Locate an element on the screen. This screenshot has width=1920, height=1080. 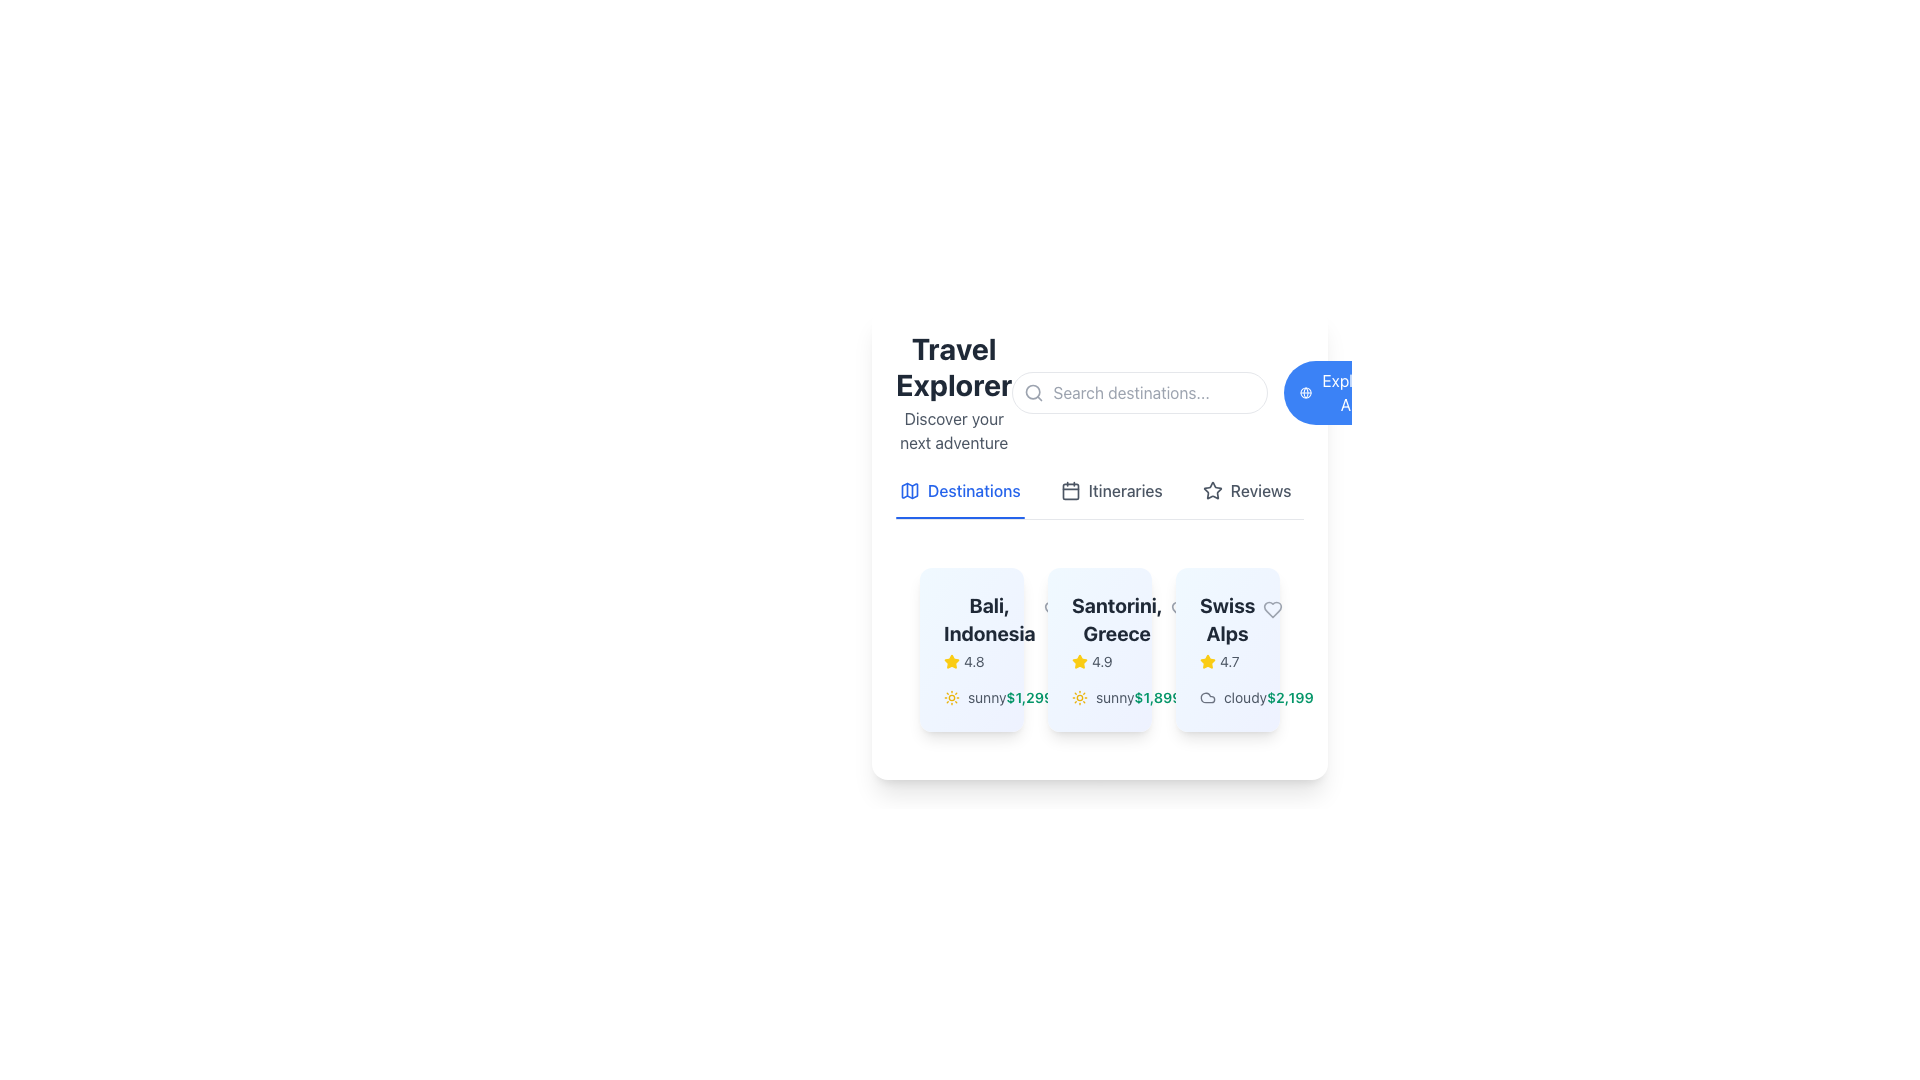
the heart-shaped icon with a light gray outline located at the top-right corner of the 'Swiss Alps' card to mark the travel destination as favorite is located at coordinates (1272, 608).